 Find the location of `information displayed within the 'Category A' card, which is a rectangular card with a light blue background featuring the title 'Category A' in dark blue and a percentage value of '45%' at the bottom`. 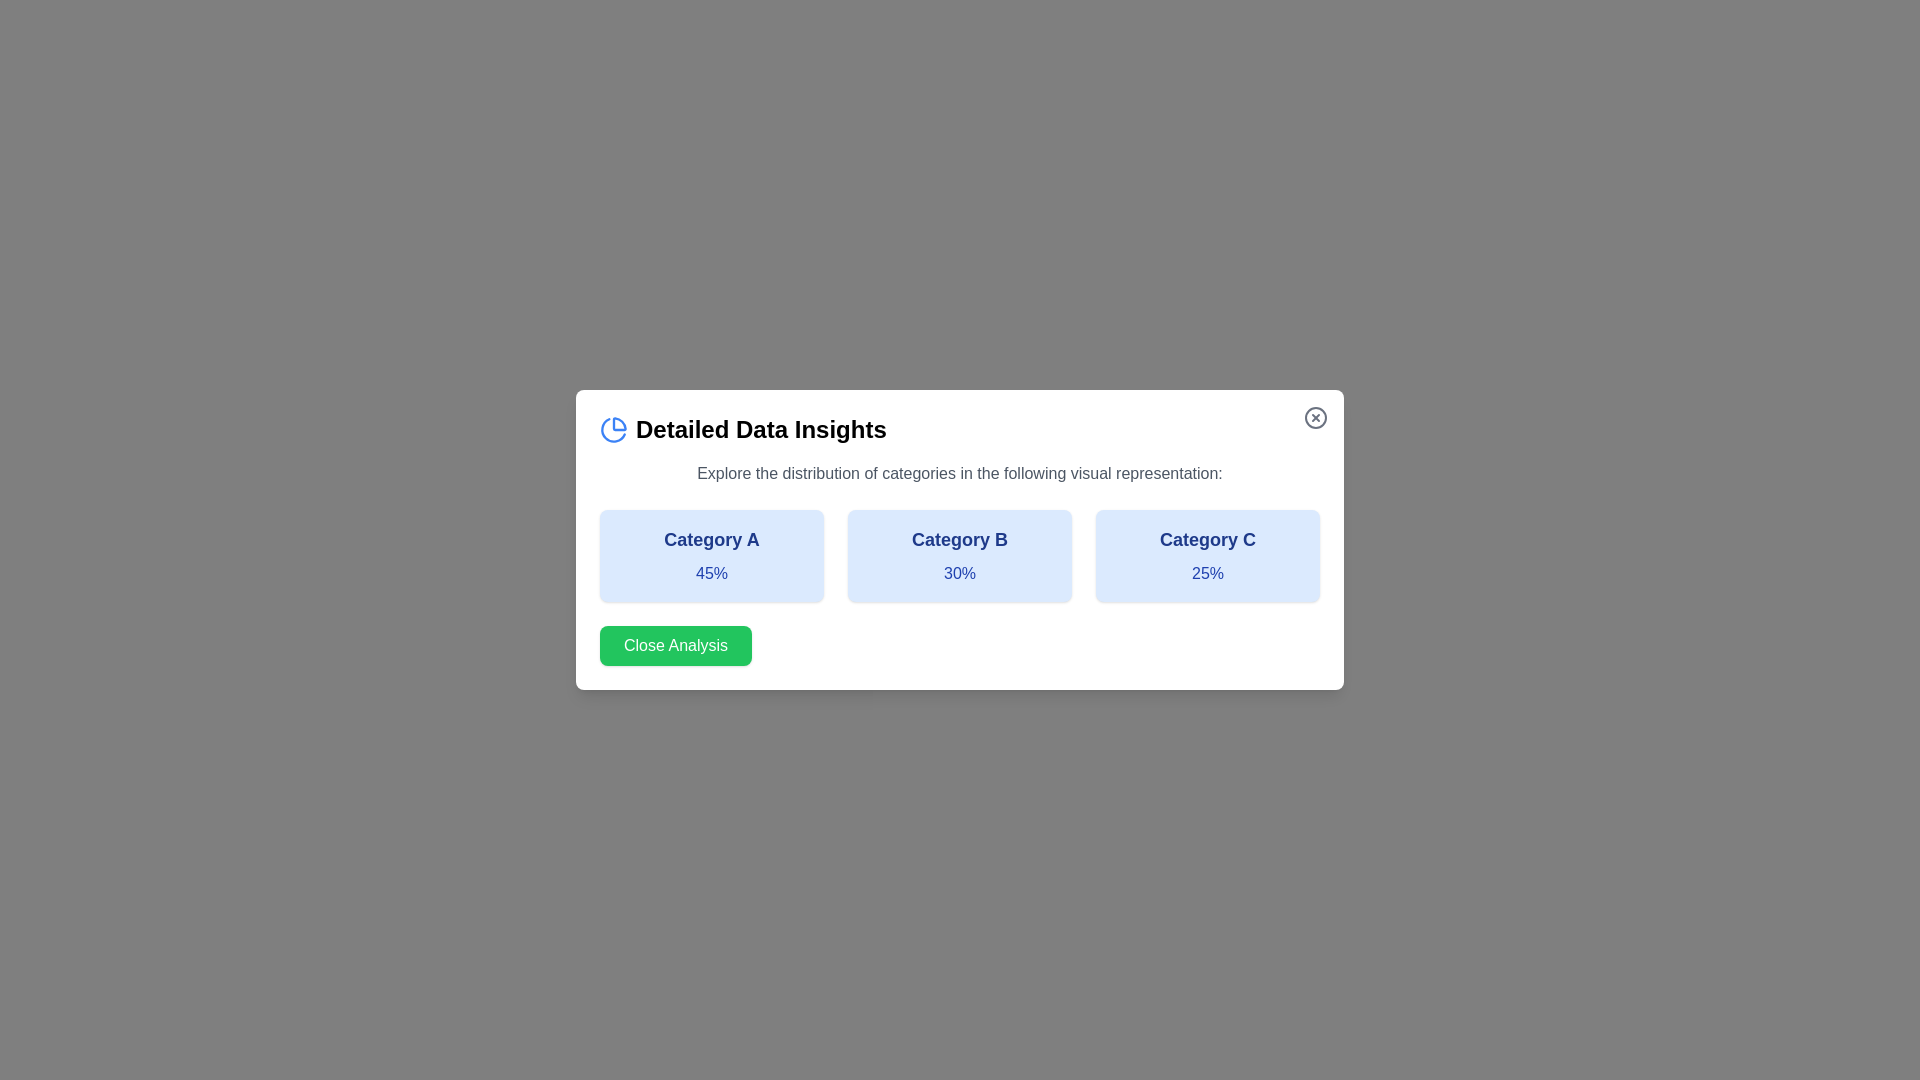

information displayed within the 'Category A' card, which is a rectangular card with a light blue background featuring the title 'Category A' in dark blue and a percentage value of '45%' at the bottom is located at coordinates (711, 555).